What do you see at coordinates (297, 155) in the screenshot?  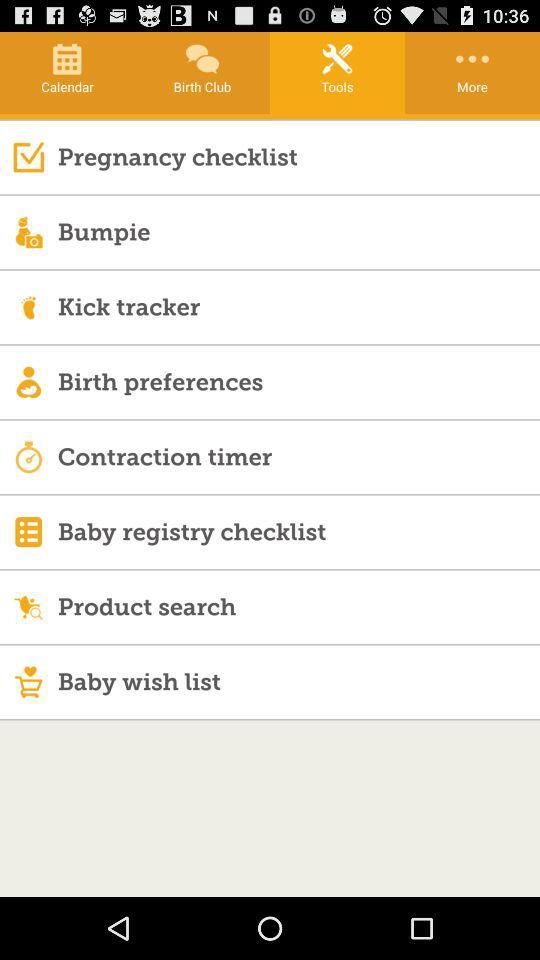 I see `pregnancy checklist` at bounding box center [297, 155].